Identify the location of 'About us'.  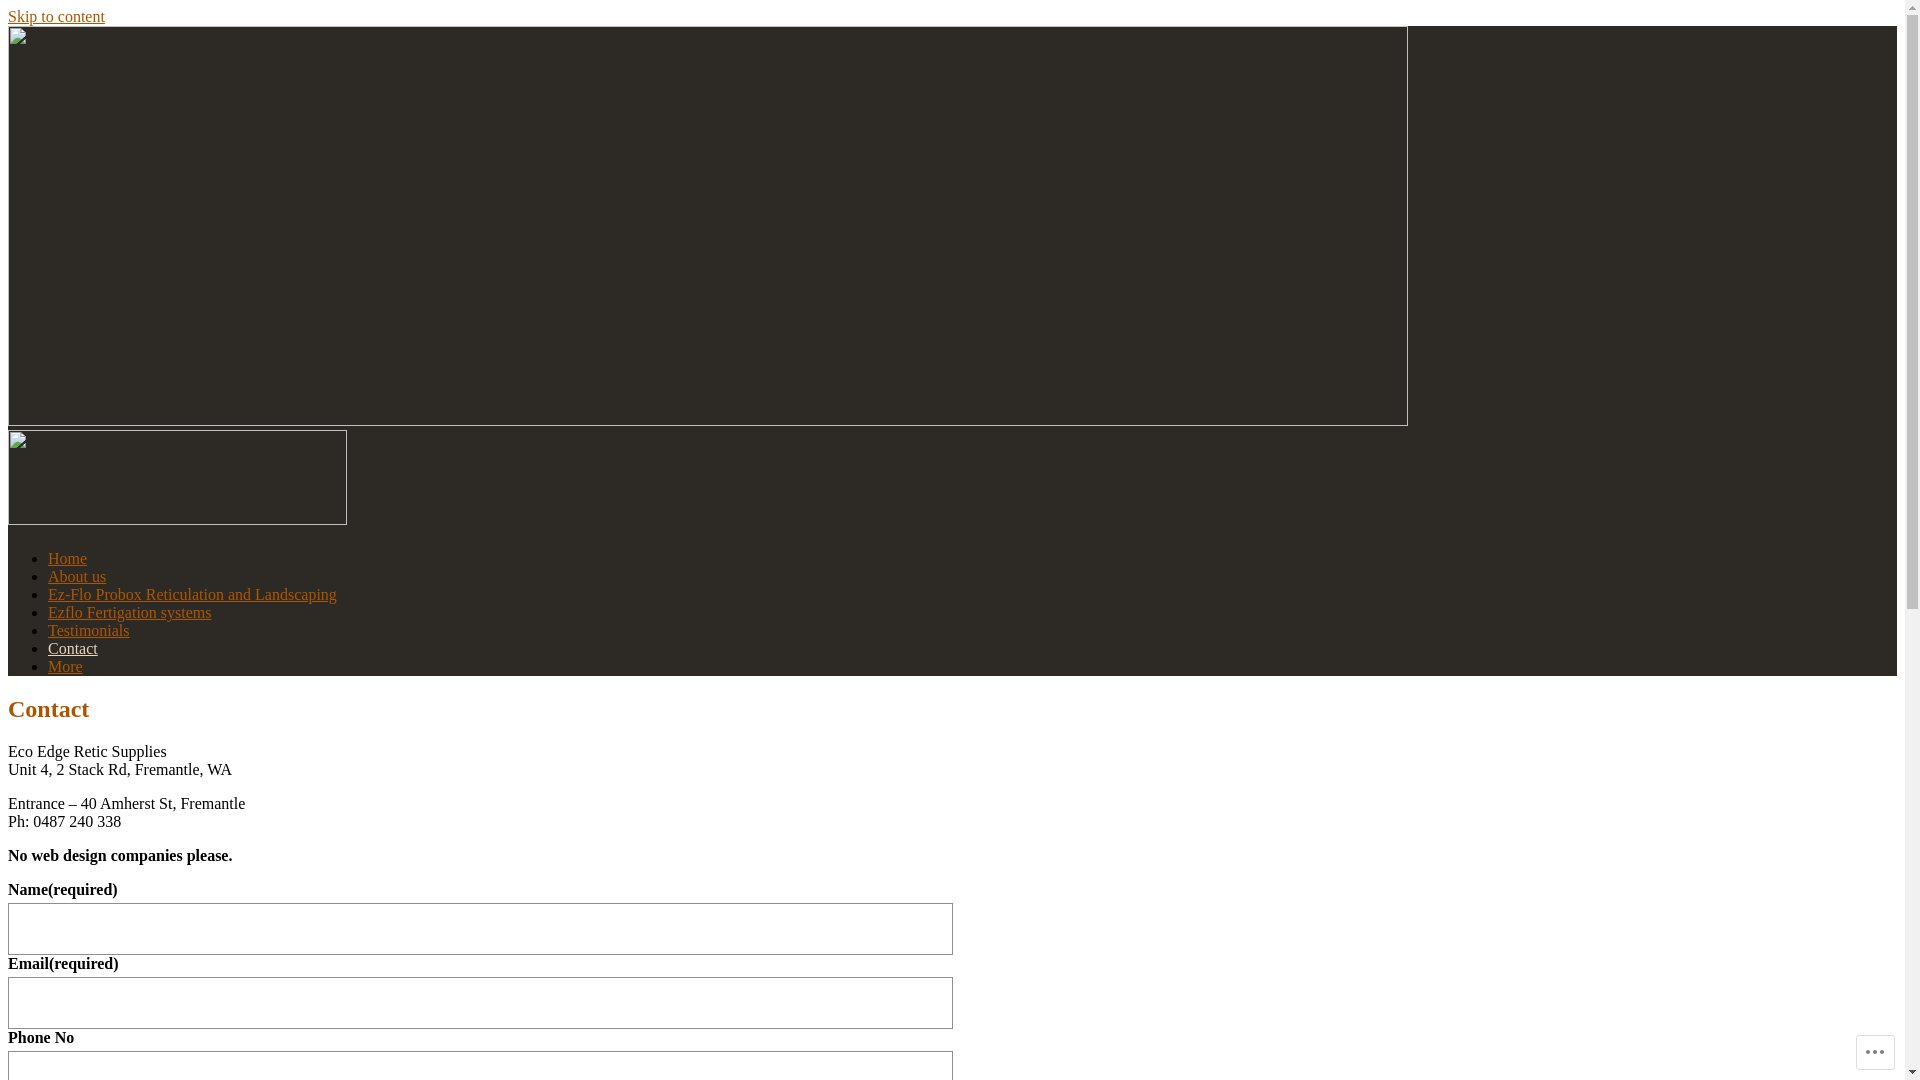
(76, 576).